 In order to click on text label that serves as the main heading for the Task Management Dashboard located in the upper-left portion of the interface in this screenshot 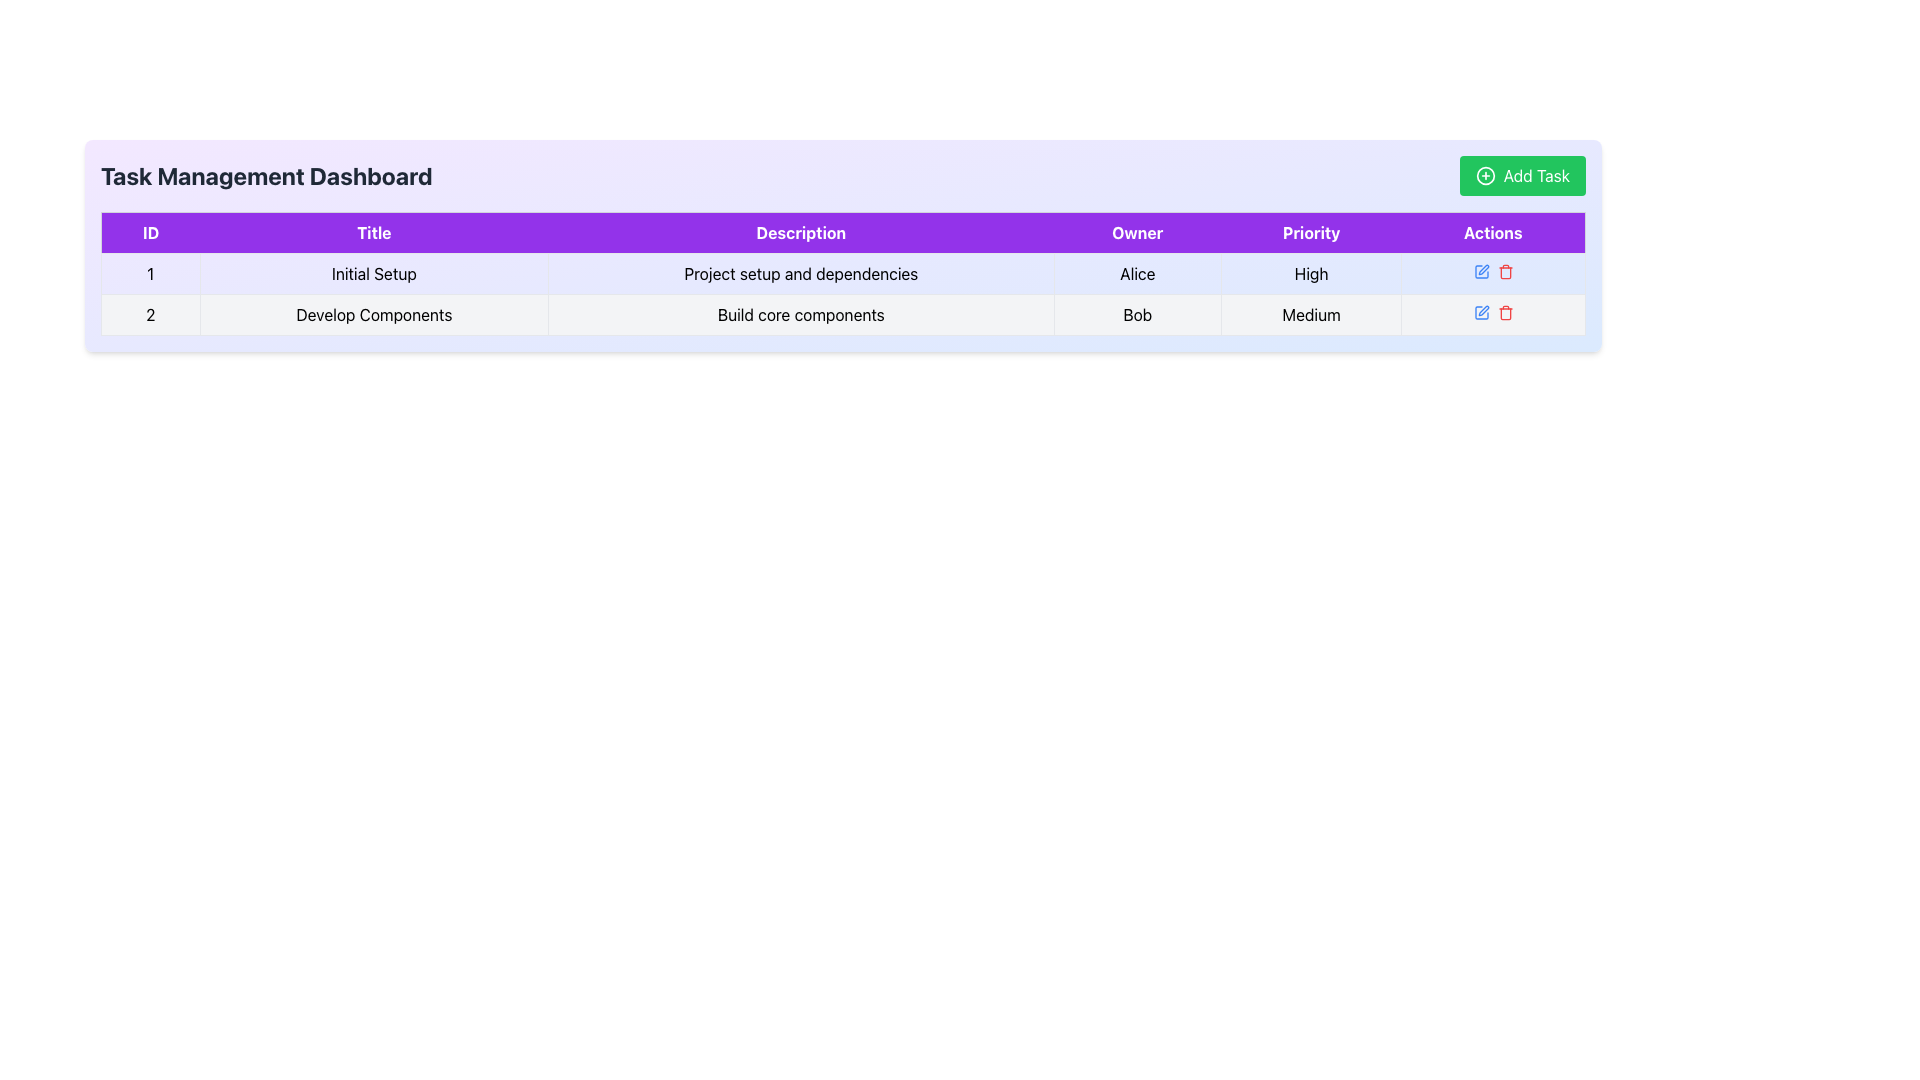, I will do `click(265, 175)`.